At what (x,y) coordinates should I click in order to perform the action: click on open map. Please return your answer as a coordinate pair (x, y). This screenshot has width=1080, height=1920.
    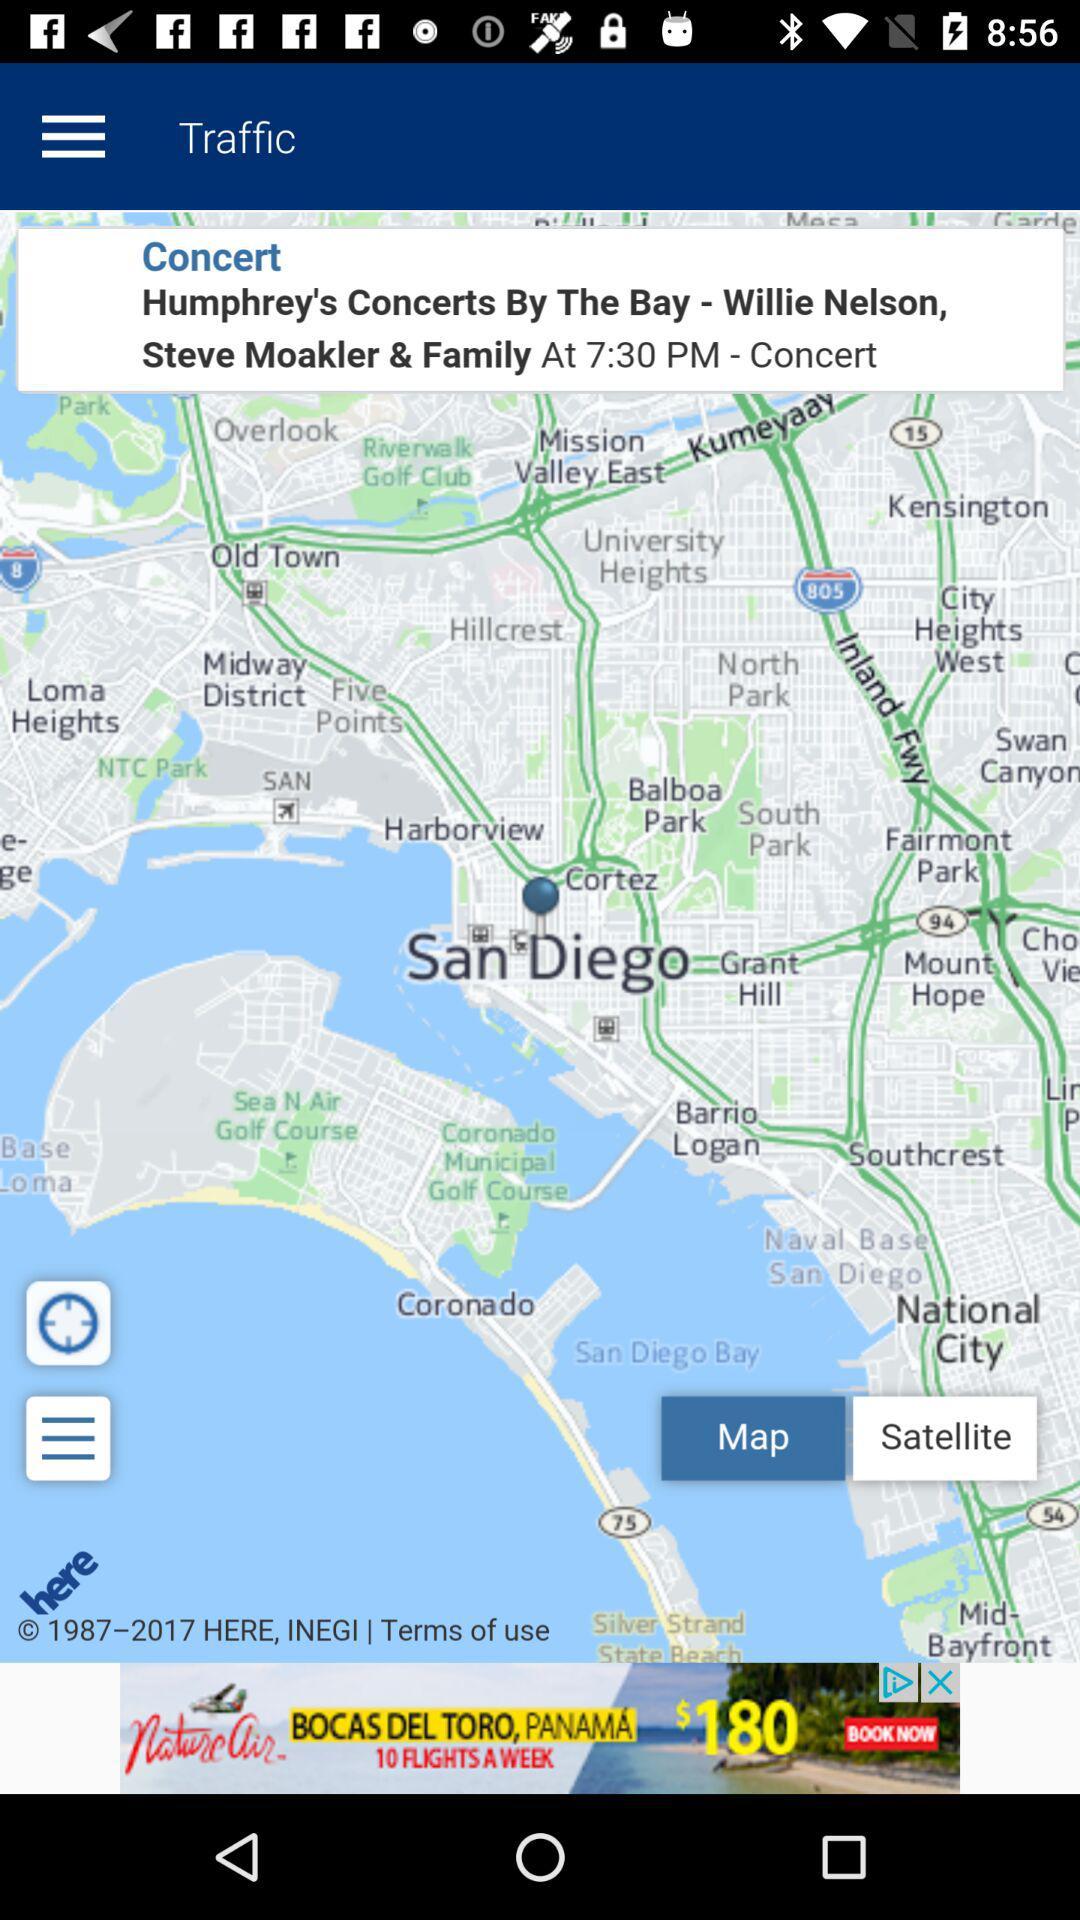
    Looking at the image, I should click on (540, 935).